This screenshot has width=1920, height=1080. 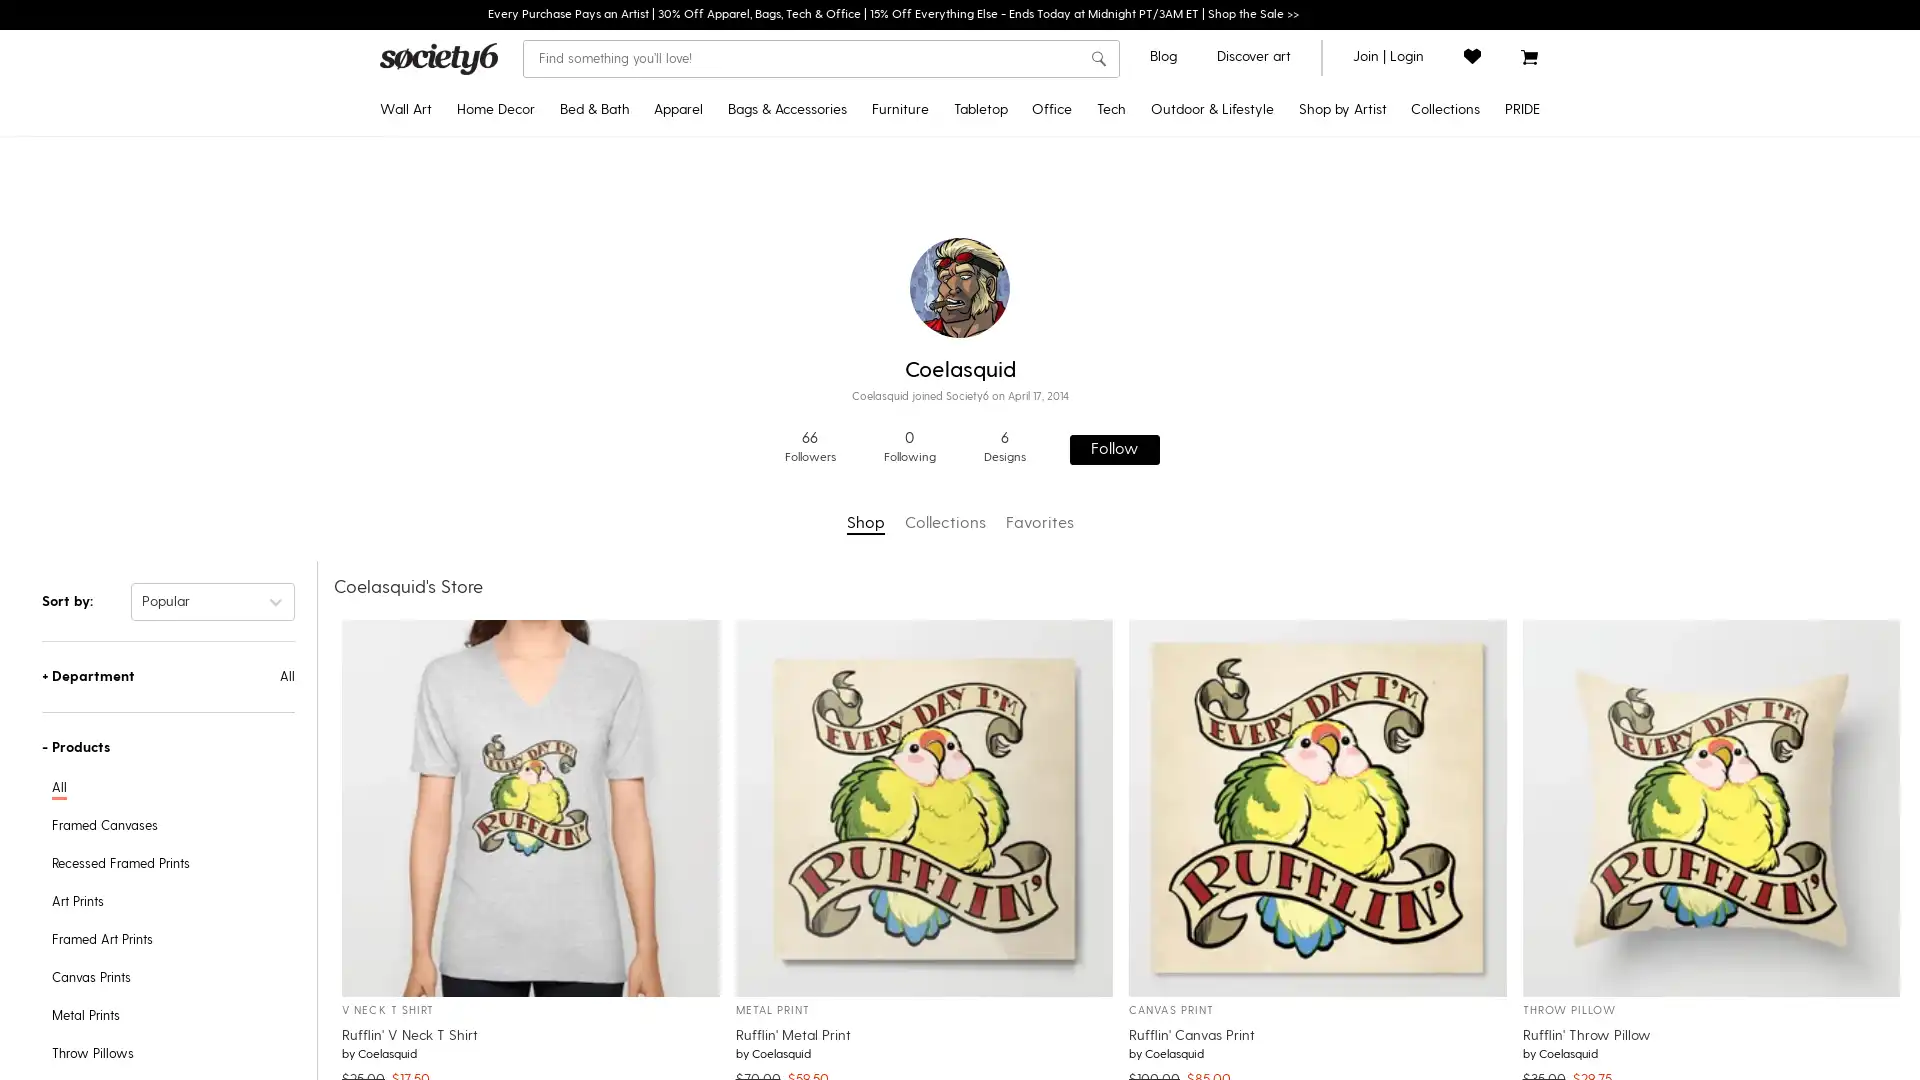 I want to click on Socks, so click(x=801, y=289).